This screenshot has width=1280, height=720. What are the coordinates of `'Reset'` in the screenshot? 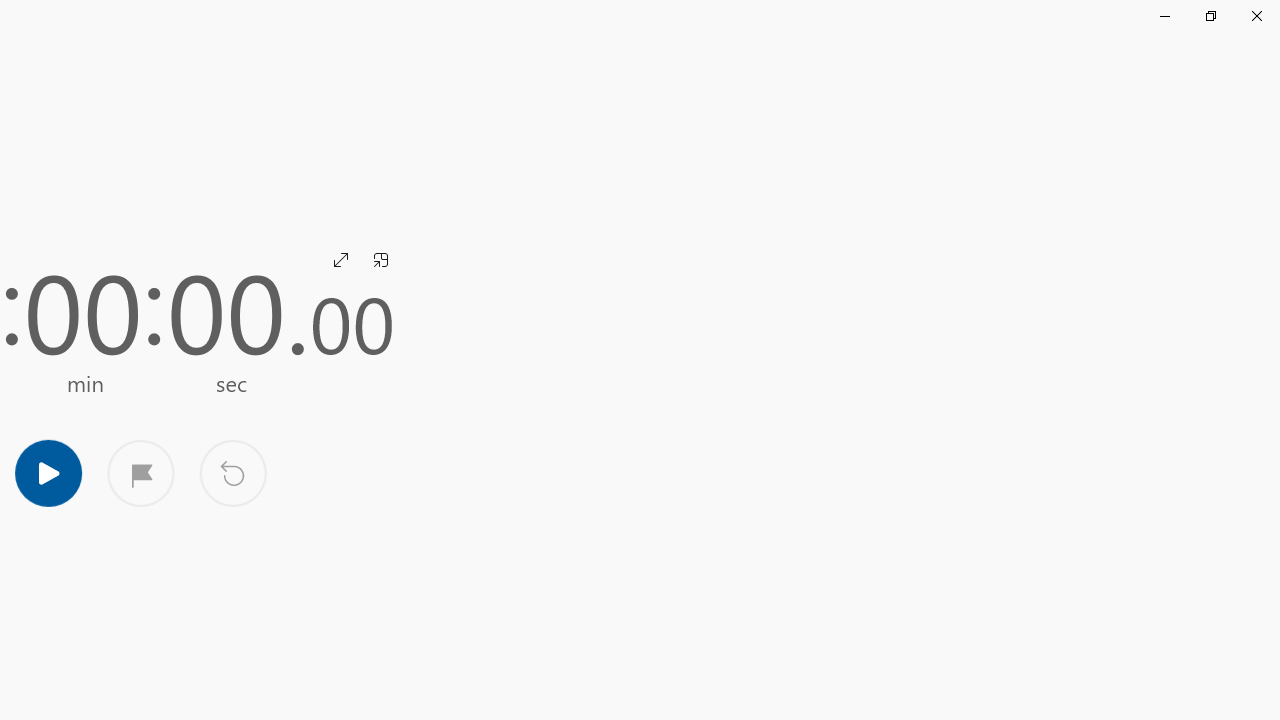 It's located at (232, 472).